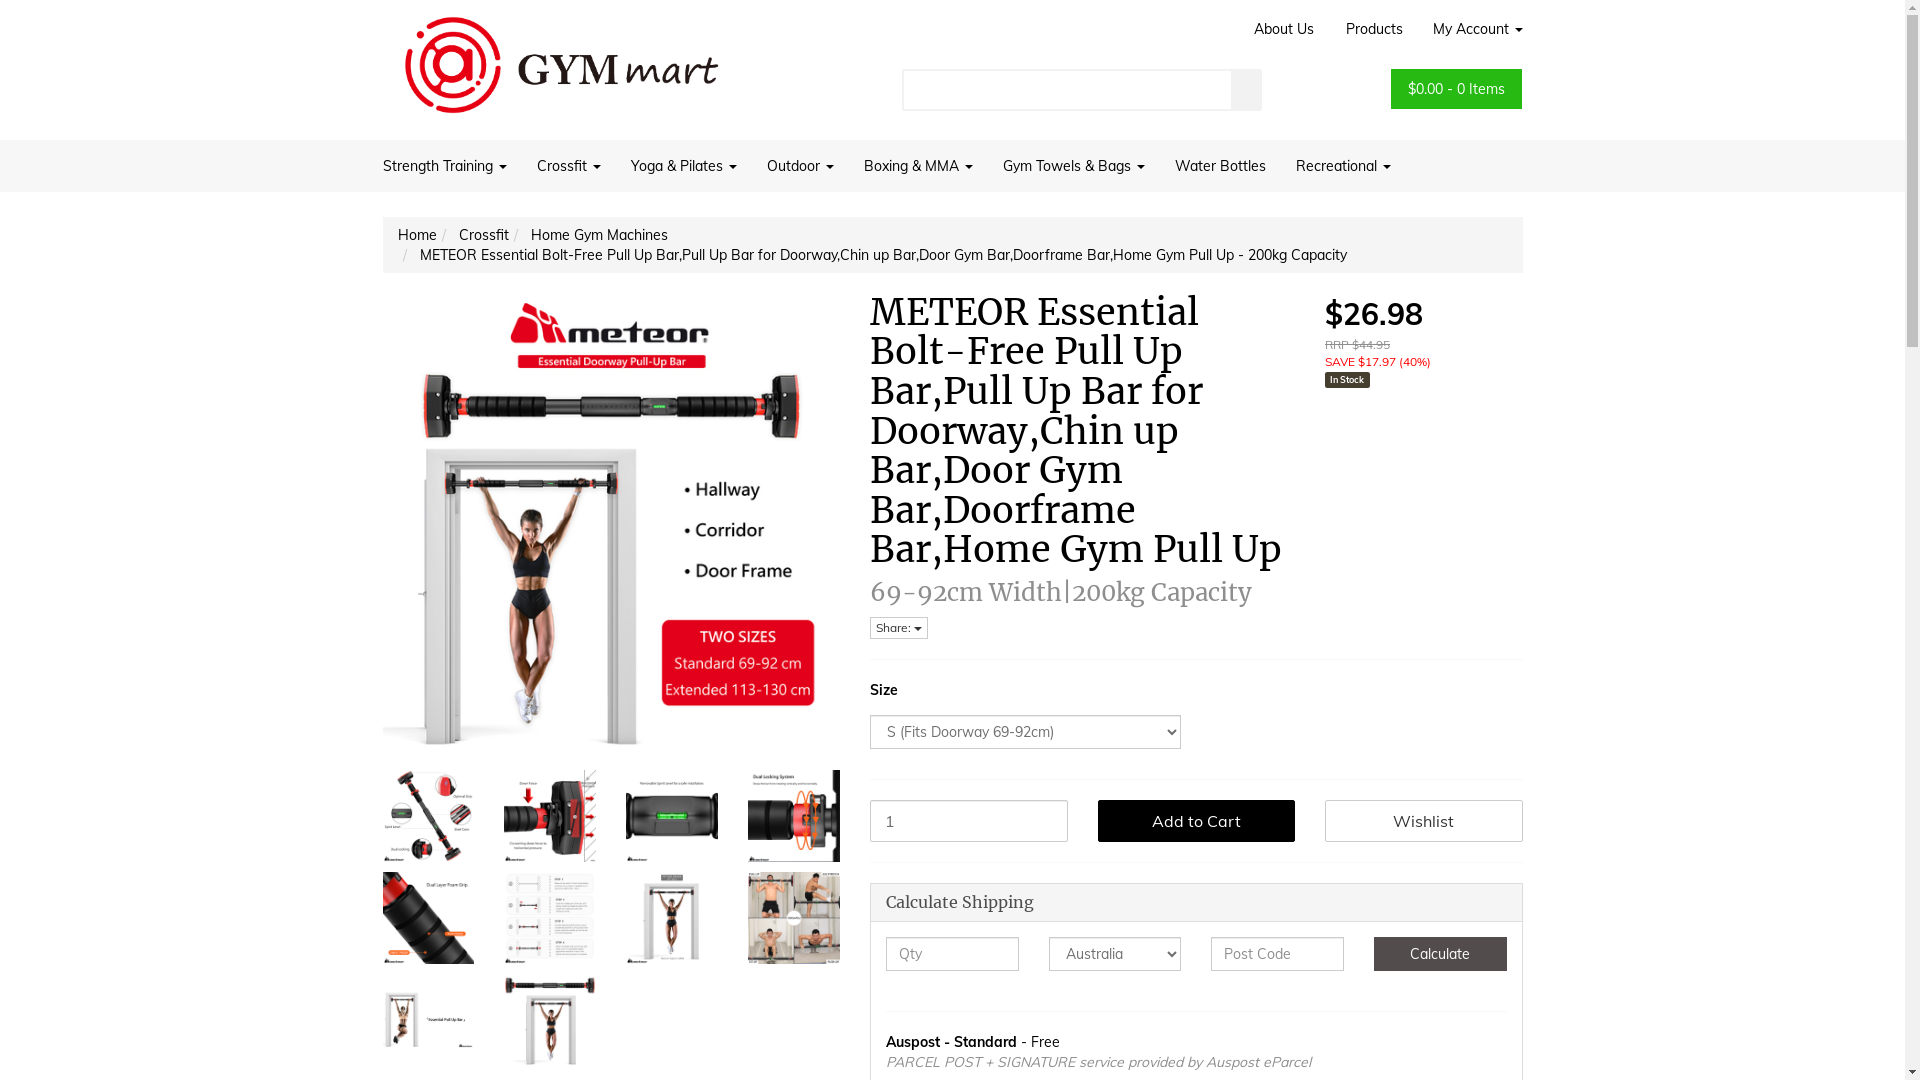 The height and width of the screenshot is (1080, 1920). What do you see at coordinates (483, 234) in the screenshot?
I see `'Crossfit'` at bounding box center [483, 234].